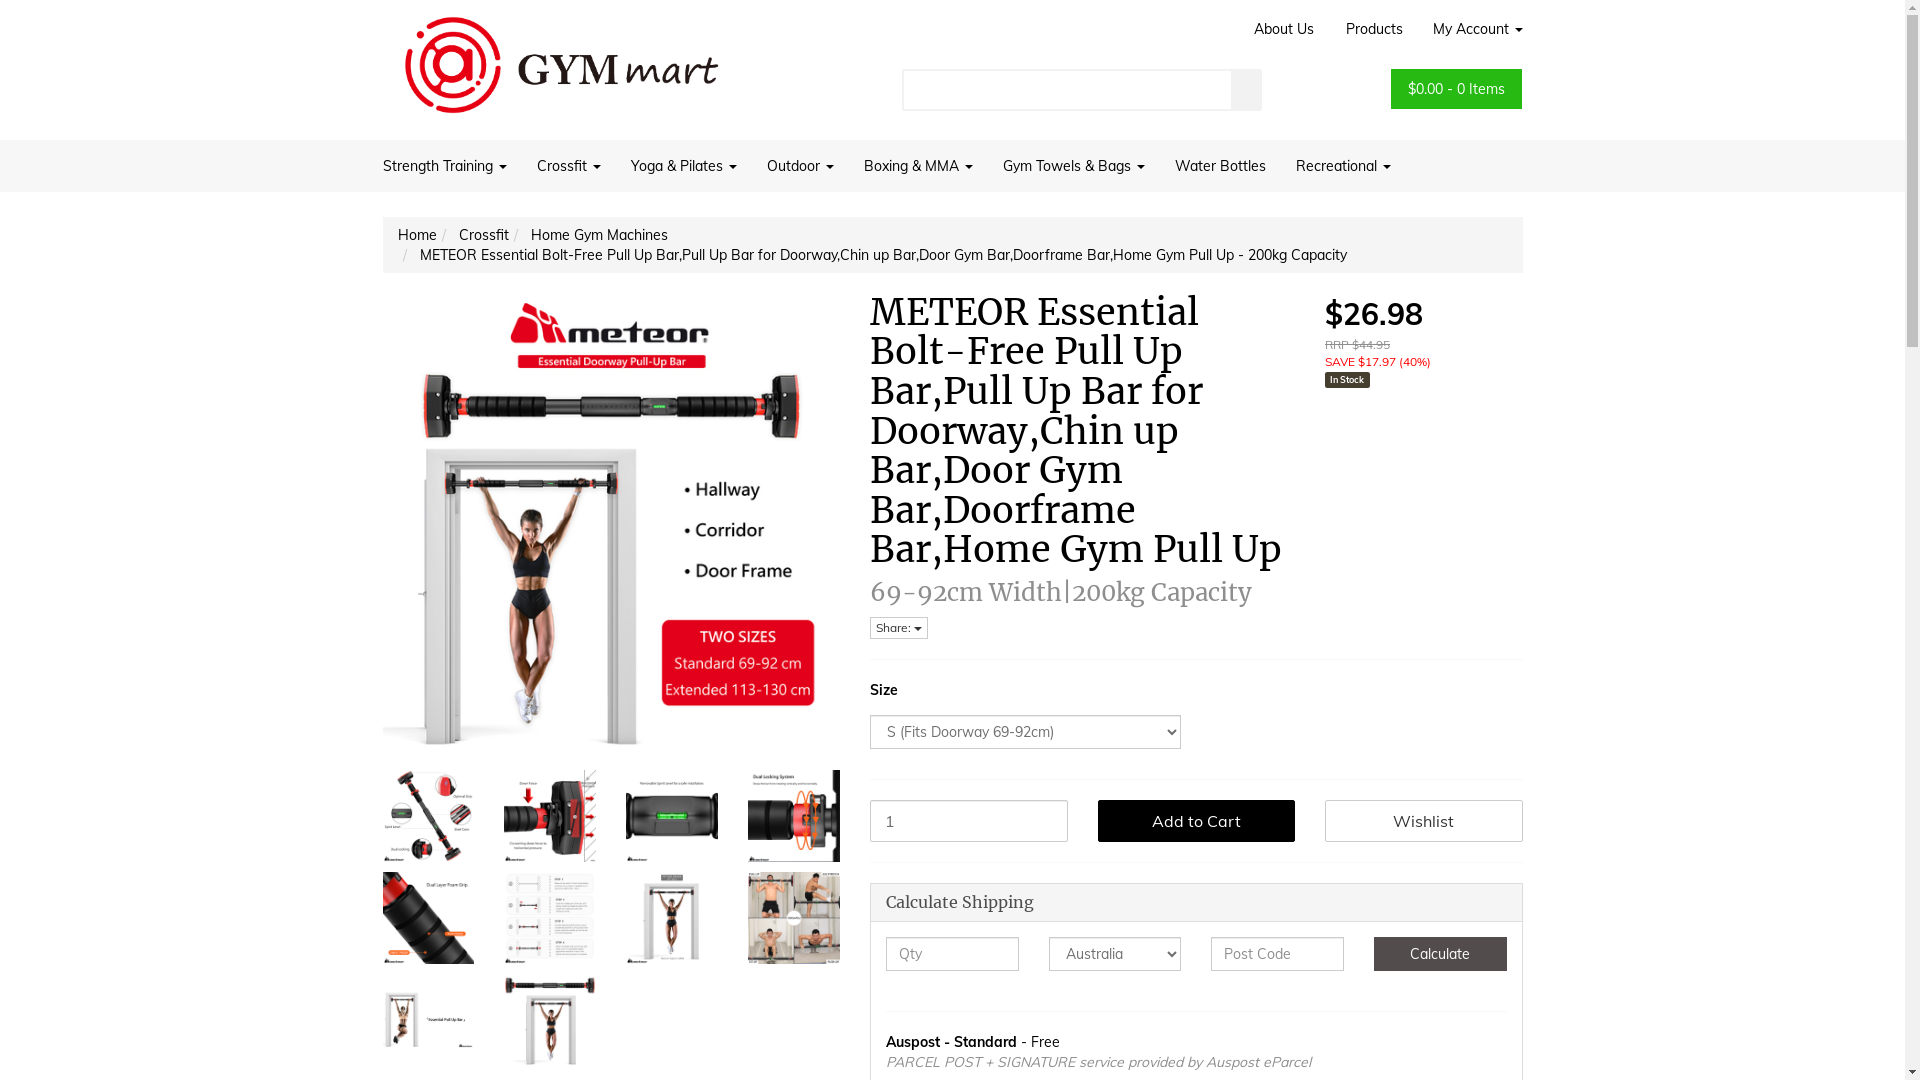 The height and width of the screenshot is (1080, 1920). What do you see at coordinates (483, 234) in the screenshot?
I see `'Crossfit'` at bounding box center [483, 234].